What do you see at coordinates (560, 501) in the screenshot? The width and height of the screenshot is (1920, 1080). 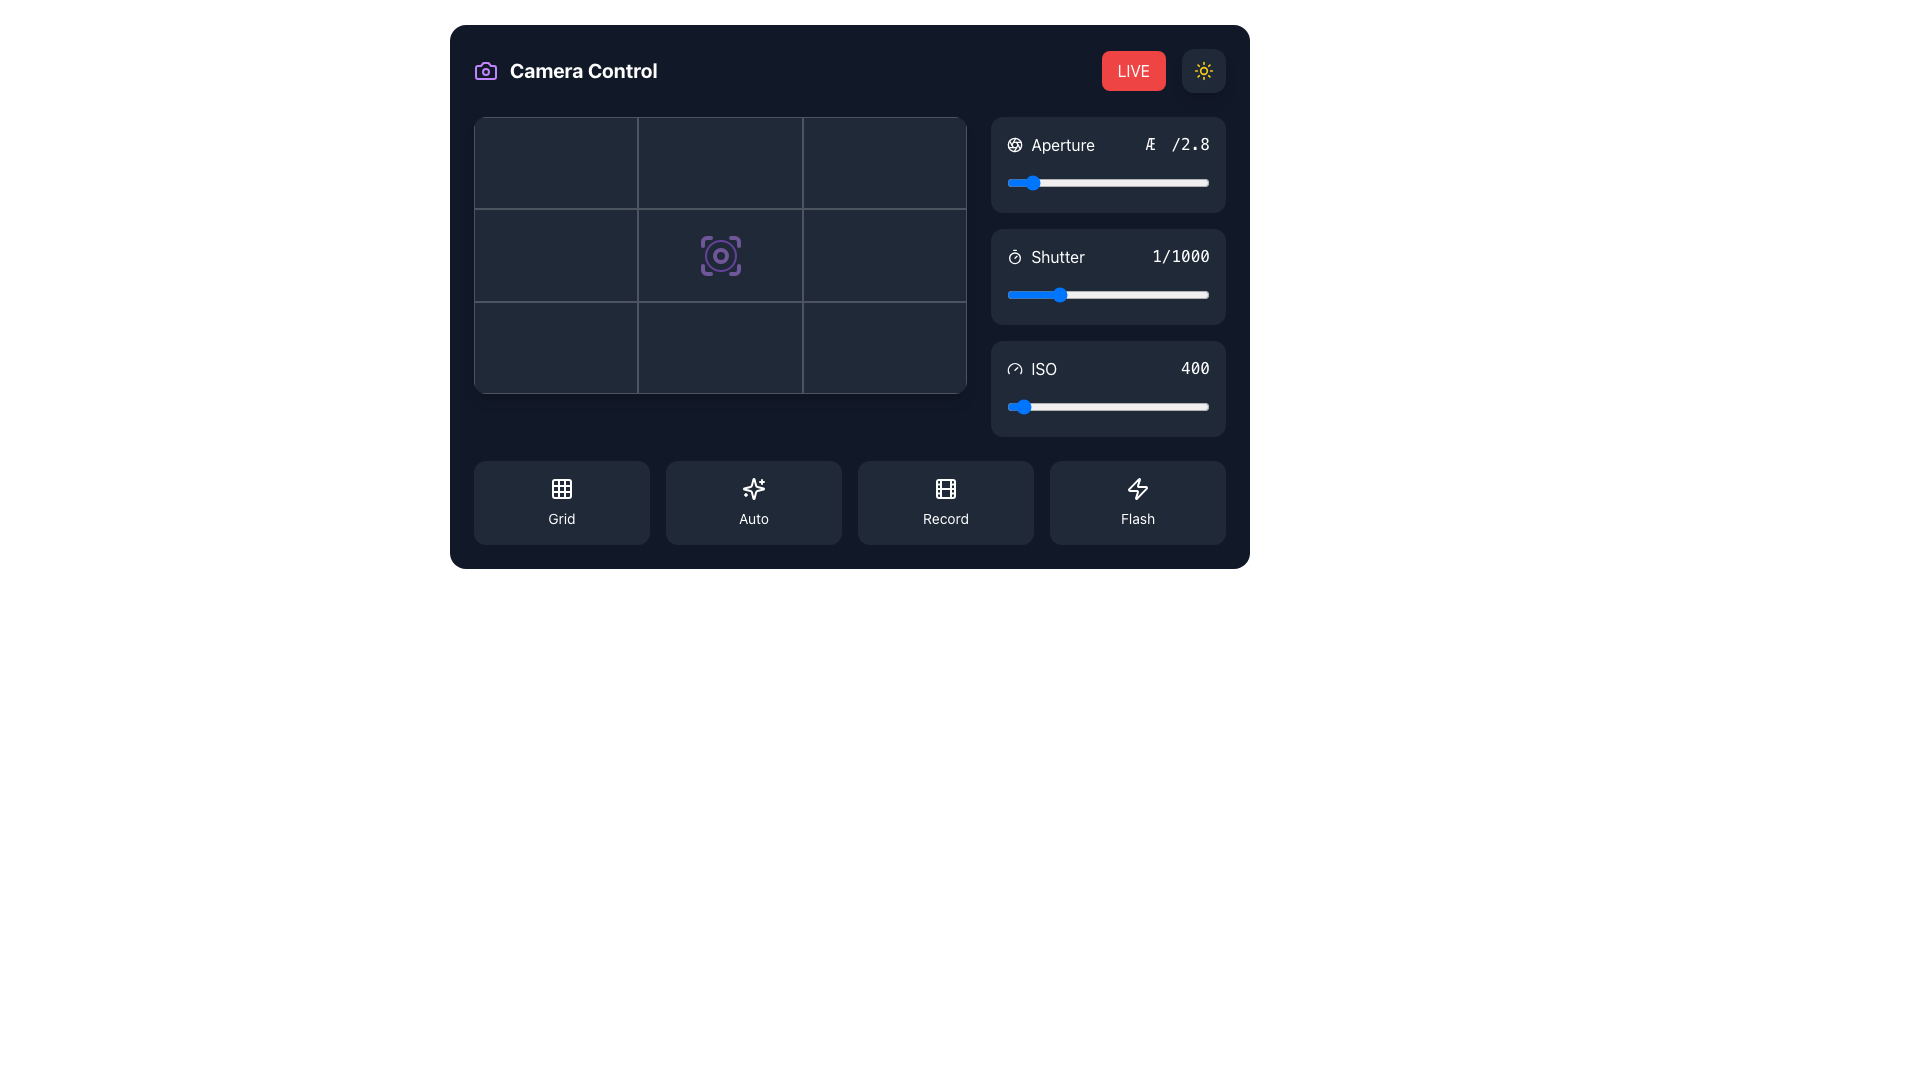 I see `the first button in the horizontally aligned group of buttons at the bottom of the interface` at bounding box center [560, 501].